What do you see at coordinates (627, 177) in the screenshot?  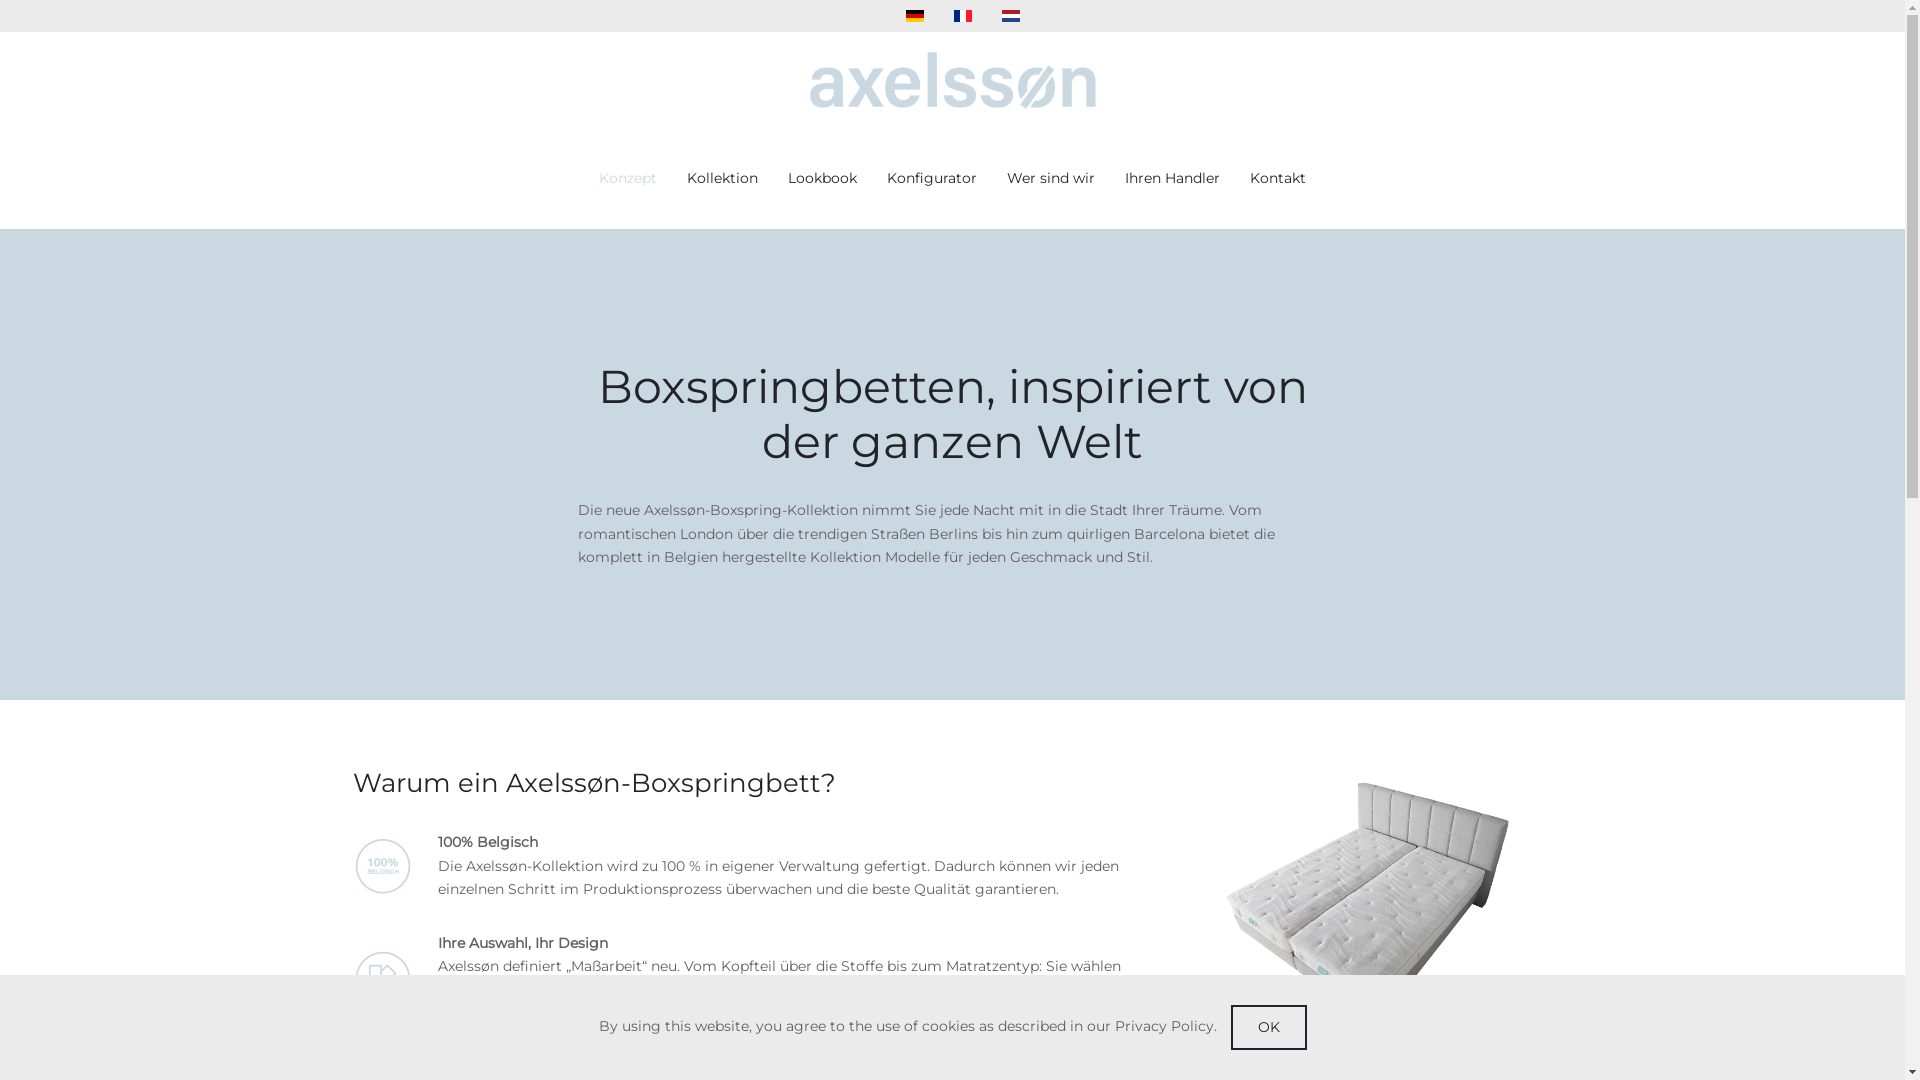 I see `'Konzept'` at bounding box center [627, 177].